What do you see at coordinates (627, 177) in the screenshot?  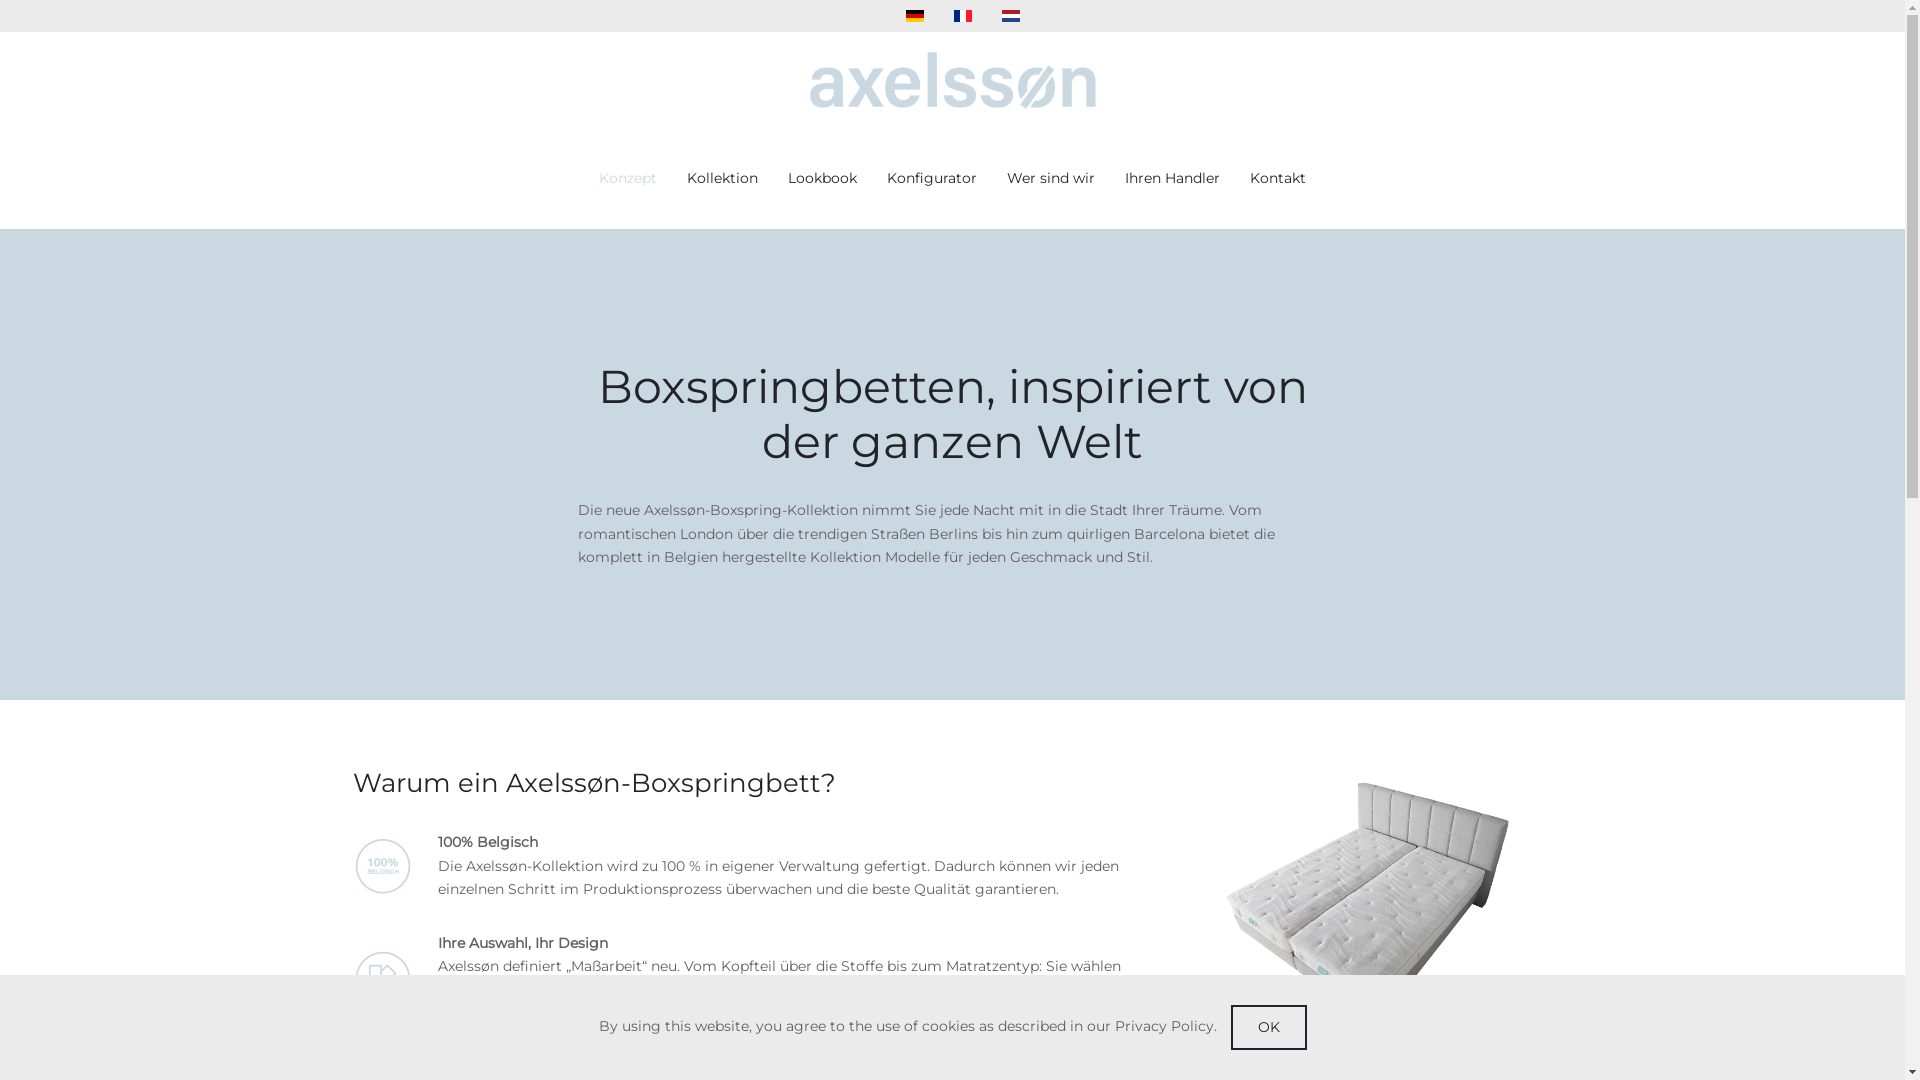 I see `'Konzept'` at bounding box center [627, 177].